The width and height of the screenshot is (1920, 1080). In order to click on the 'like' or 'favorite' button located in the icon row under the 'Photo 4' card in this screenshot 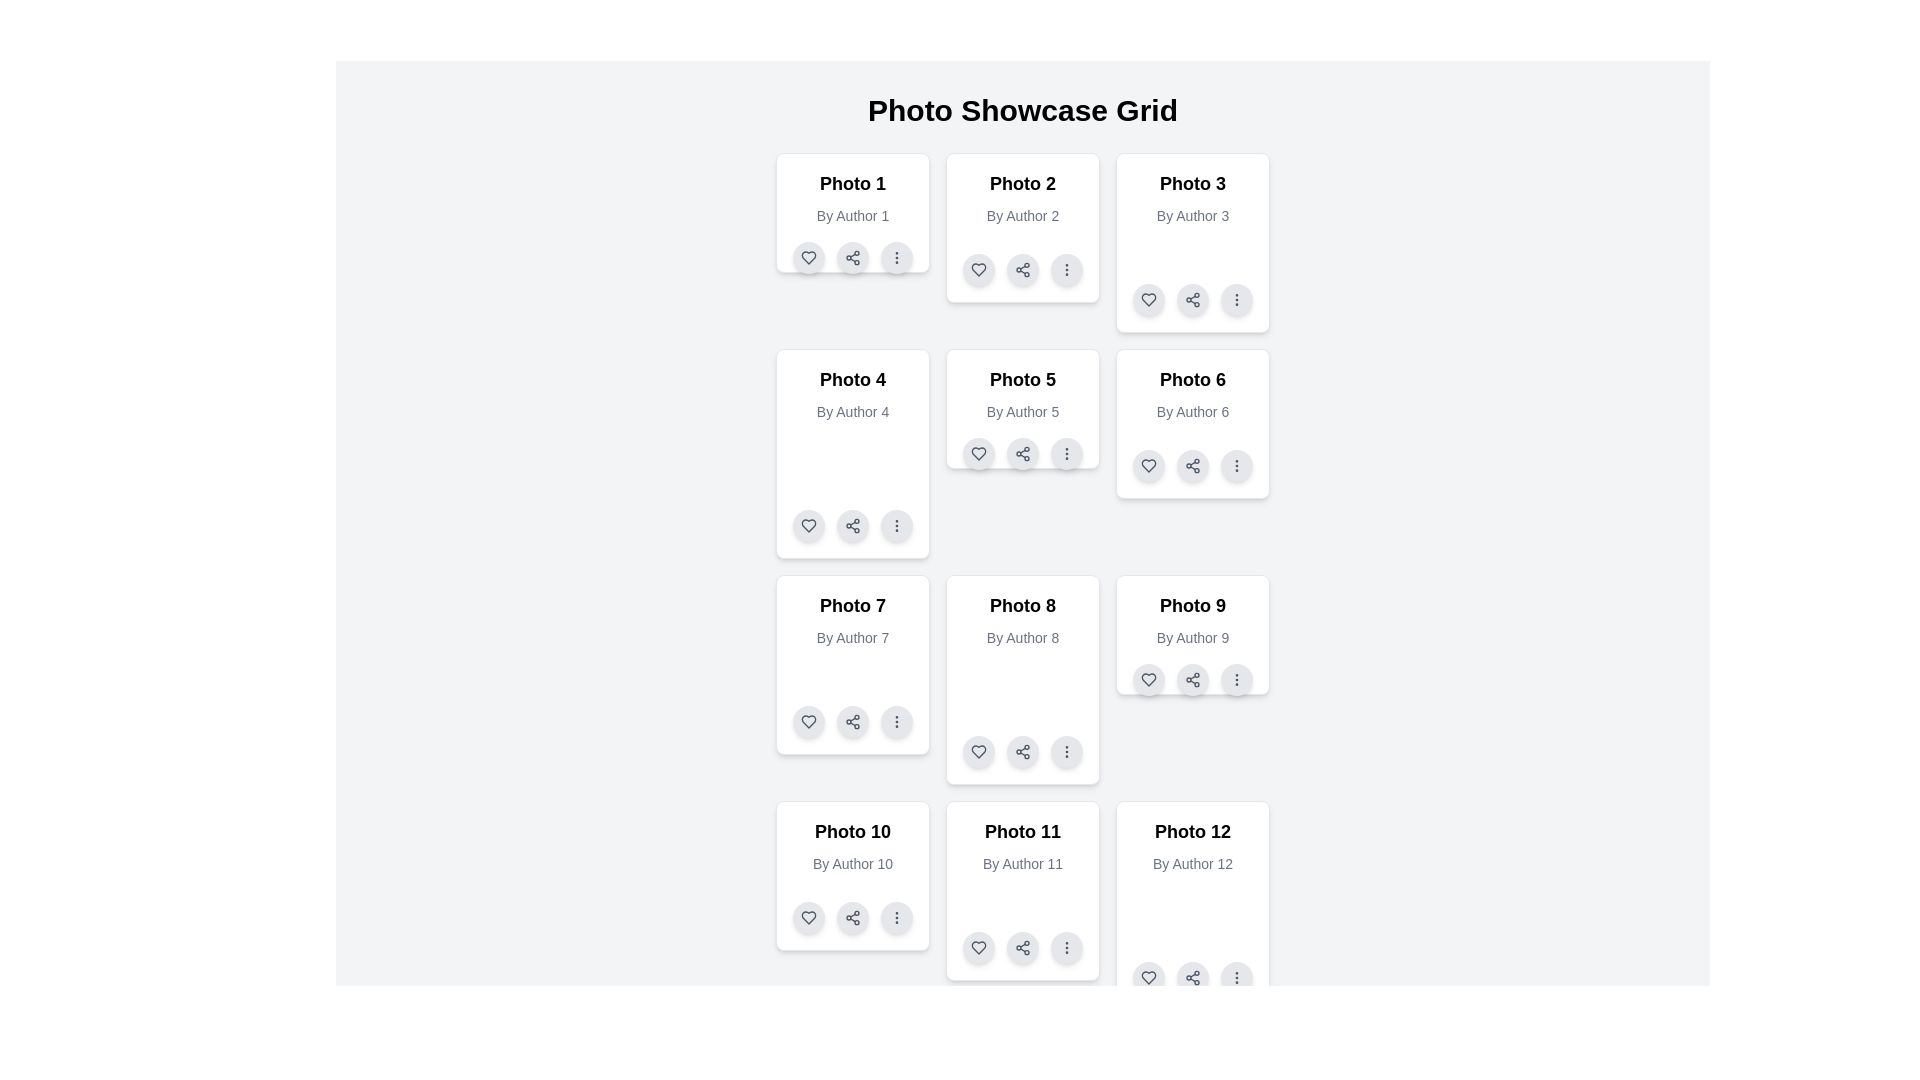, I will do `click(809, 524)`.